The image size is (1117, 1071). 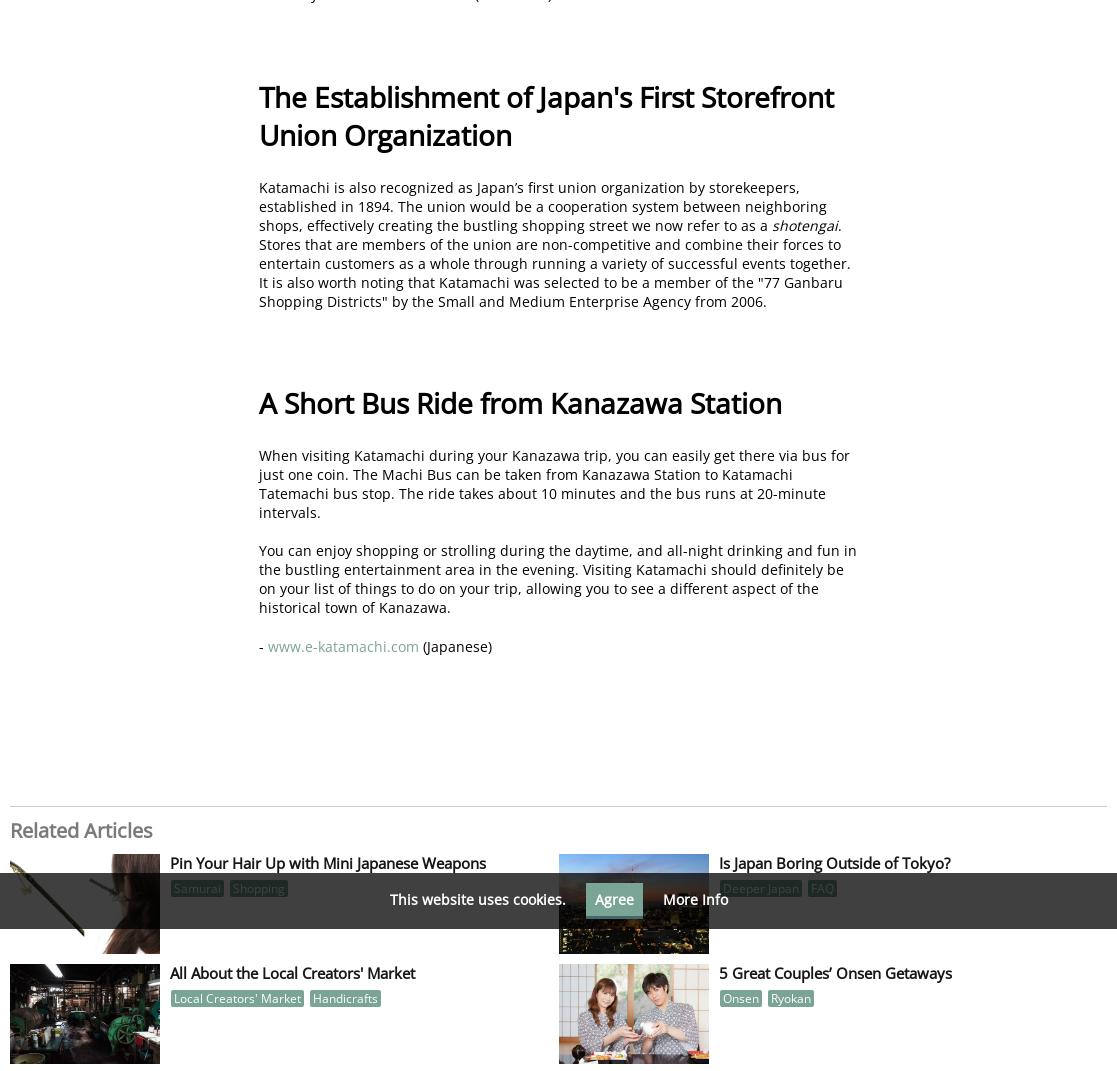 What do you see at coordinates (257, 578) in the screenshot?
I see `'You can enjoy shopping or strolling during the daytime, and all-night drinking and fun in the bustling entertainment area in the evening. Visiting Katamachi should definitely be on your list of things to do on your trip, allowing you to see a different aspect of the historical town of Kanazawa.'` at bounding box center [257, 578].